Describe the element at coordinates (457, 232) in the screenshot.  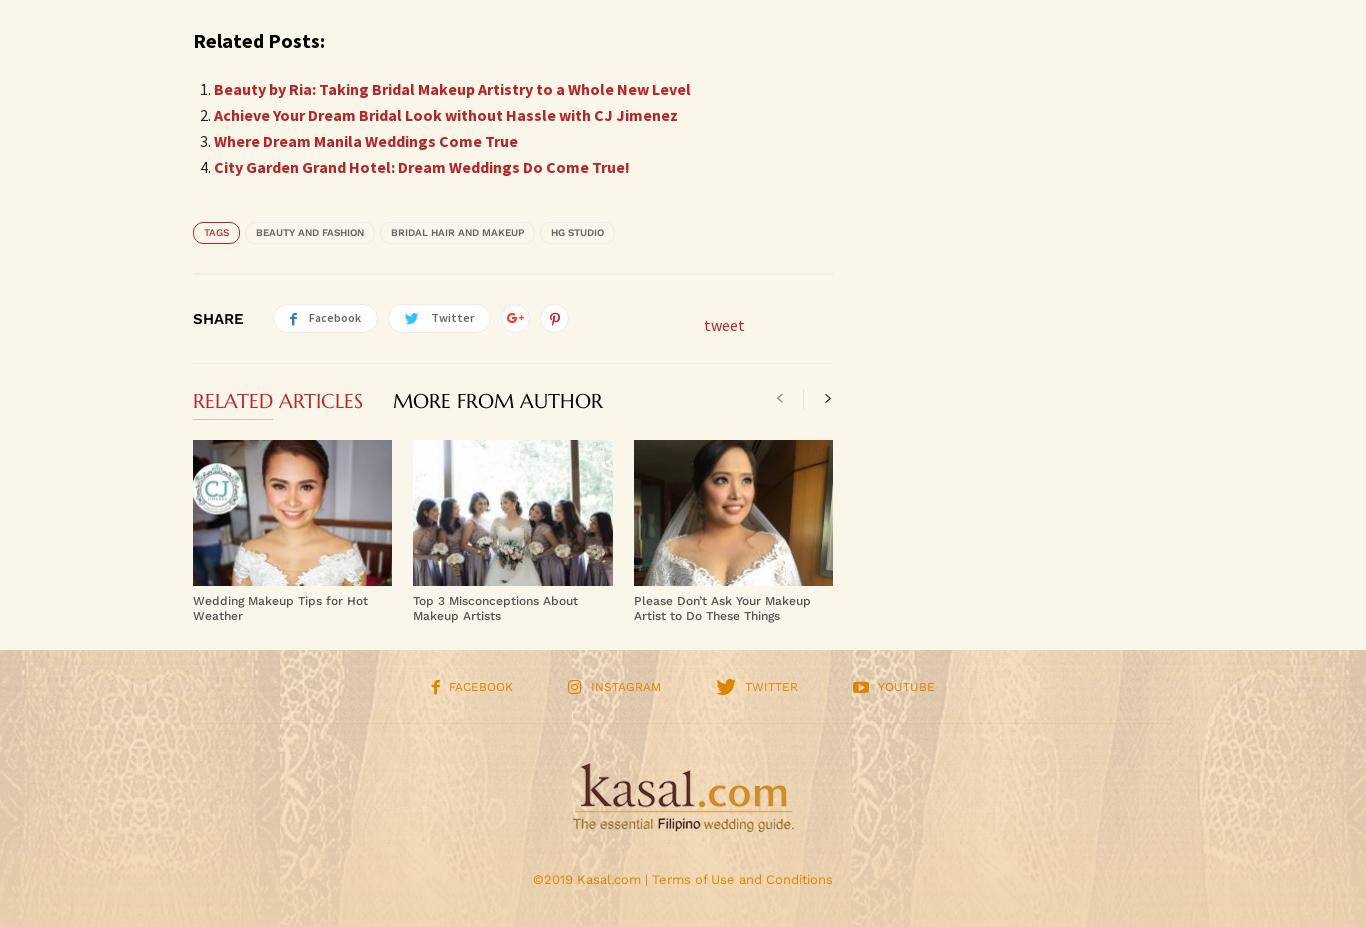
I see `'bridal hair and makeup'` at that location.